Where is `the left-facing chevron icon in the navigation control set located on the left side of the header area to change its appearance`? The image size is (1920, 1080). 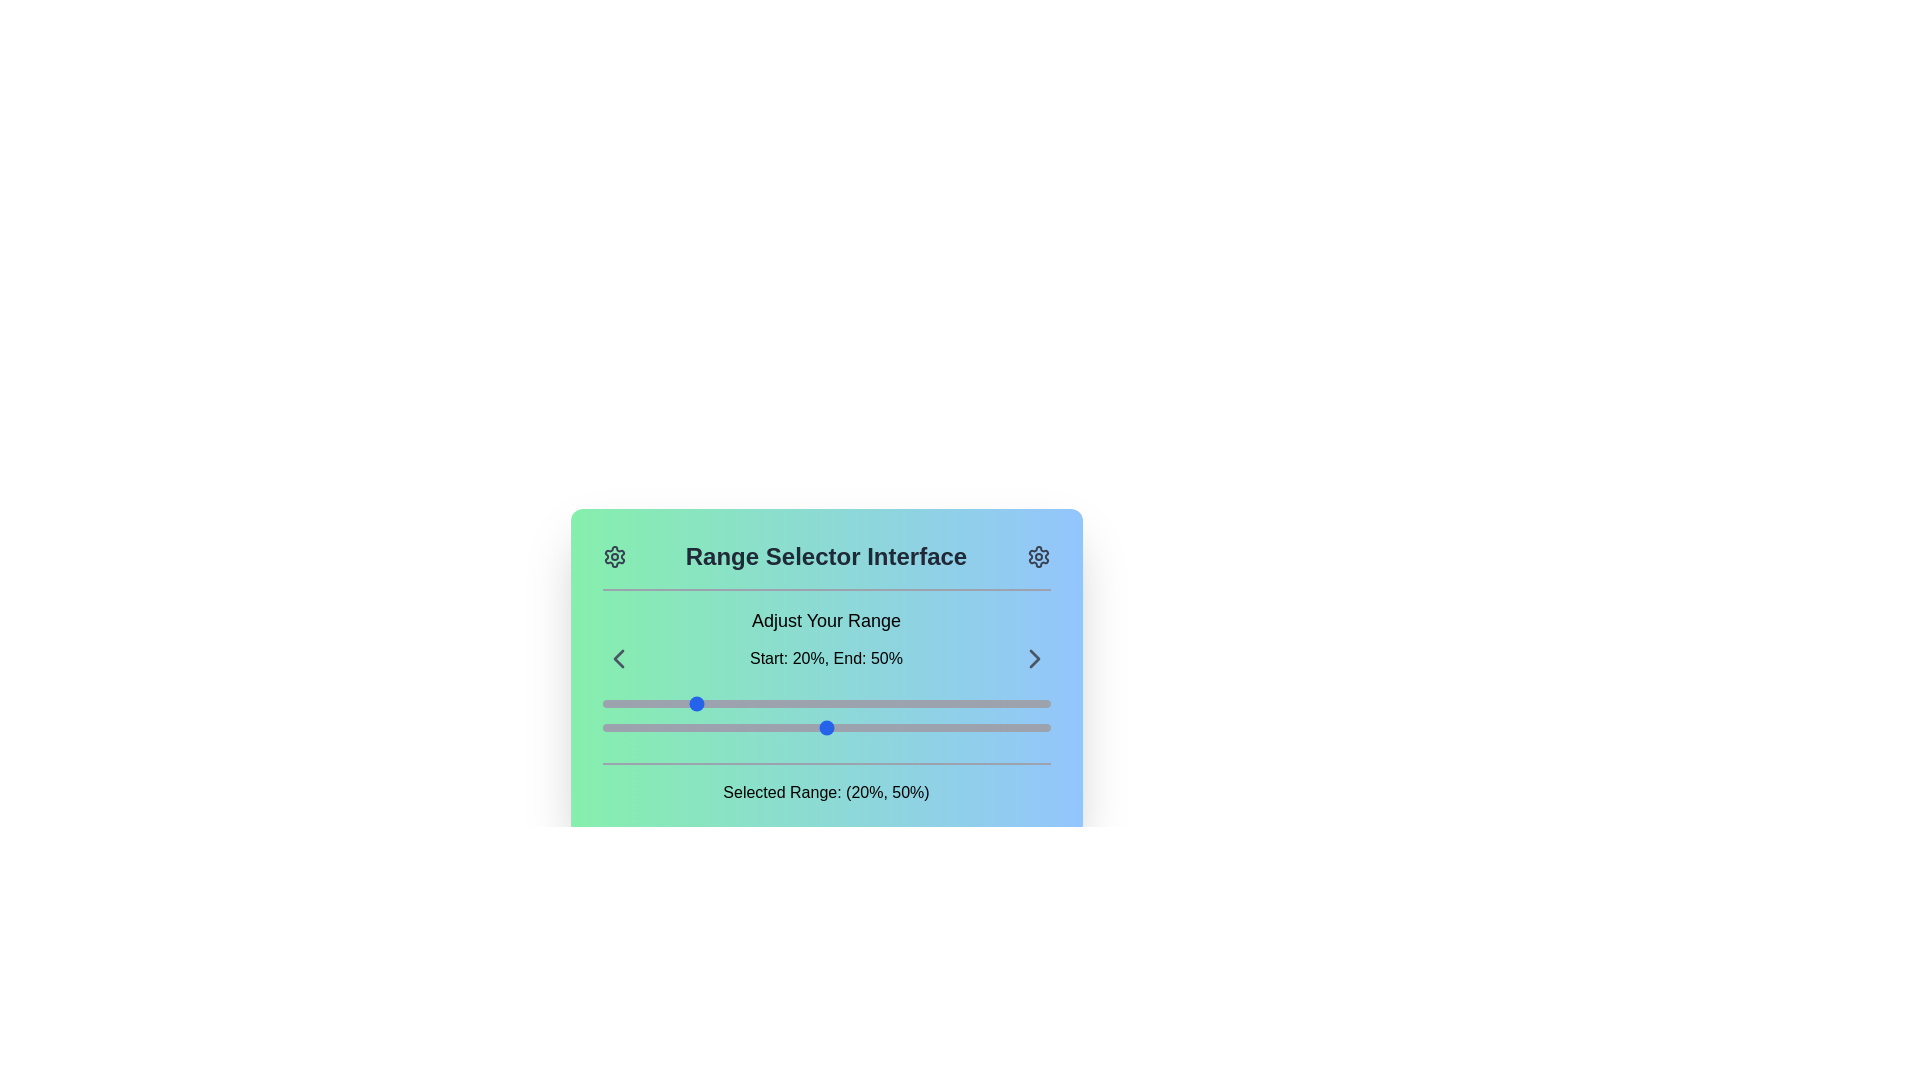 the left-facing chevron icon in the navigation control set located on the left side of the header area to change its appearance is located at coordinates (617, 659).